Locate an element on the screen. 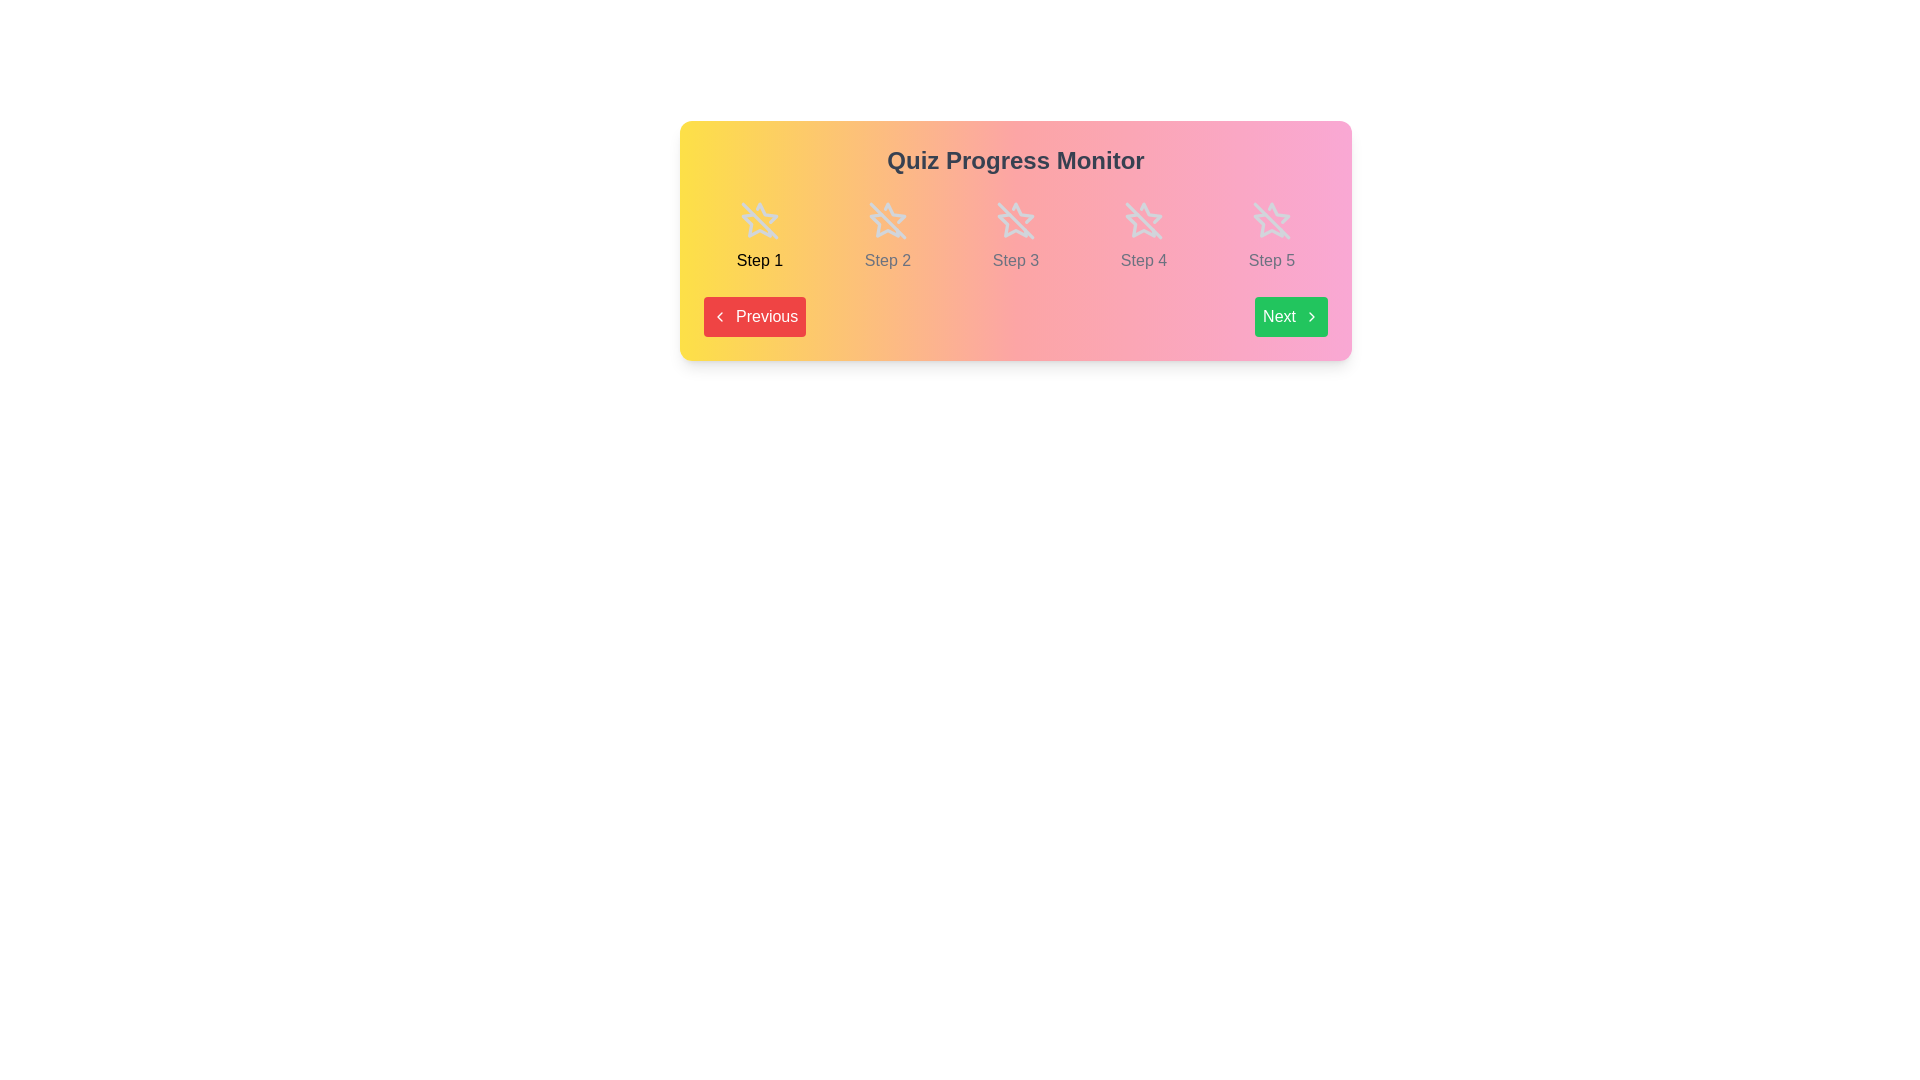 The image size is (1920, 1080). the third star icon in the progress tracking interface, which visually represents 'Step 3' is located at coordinates (1012, 225).